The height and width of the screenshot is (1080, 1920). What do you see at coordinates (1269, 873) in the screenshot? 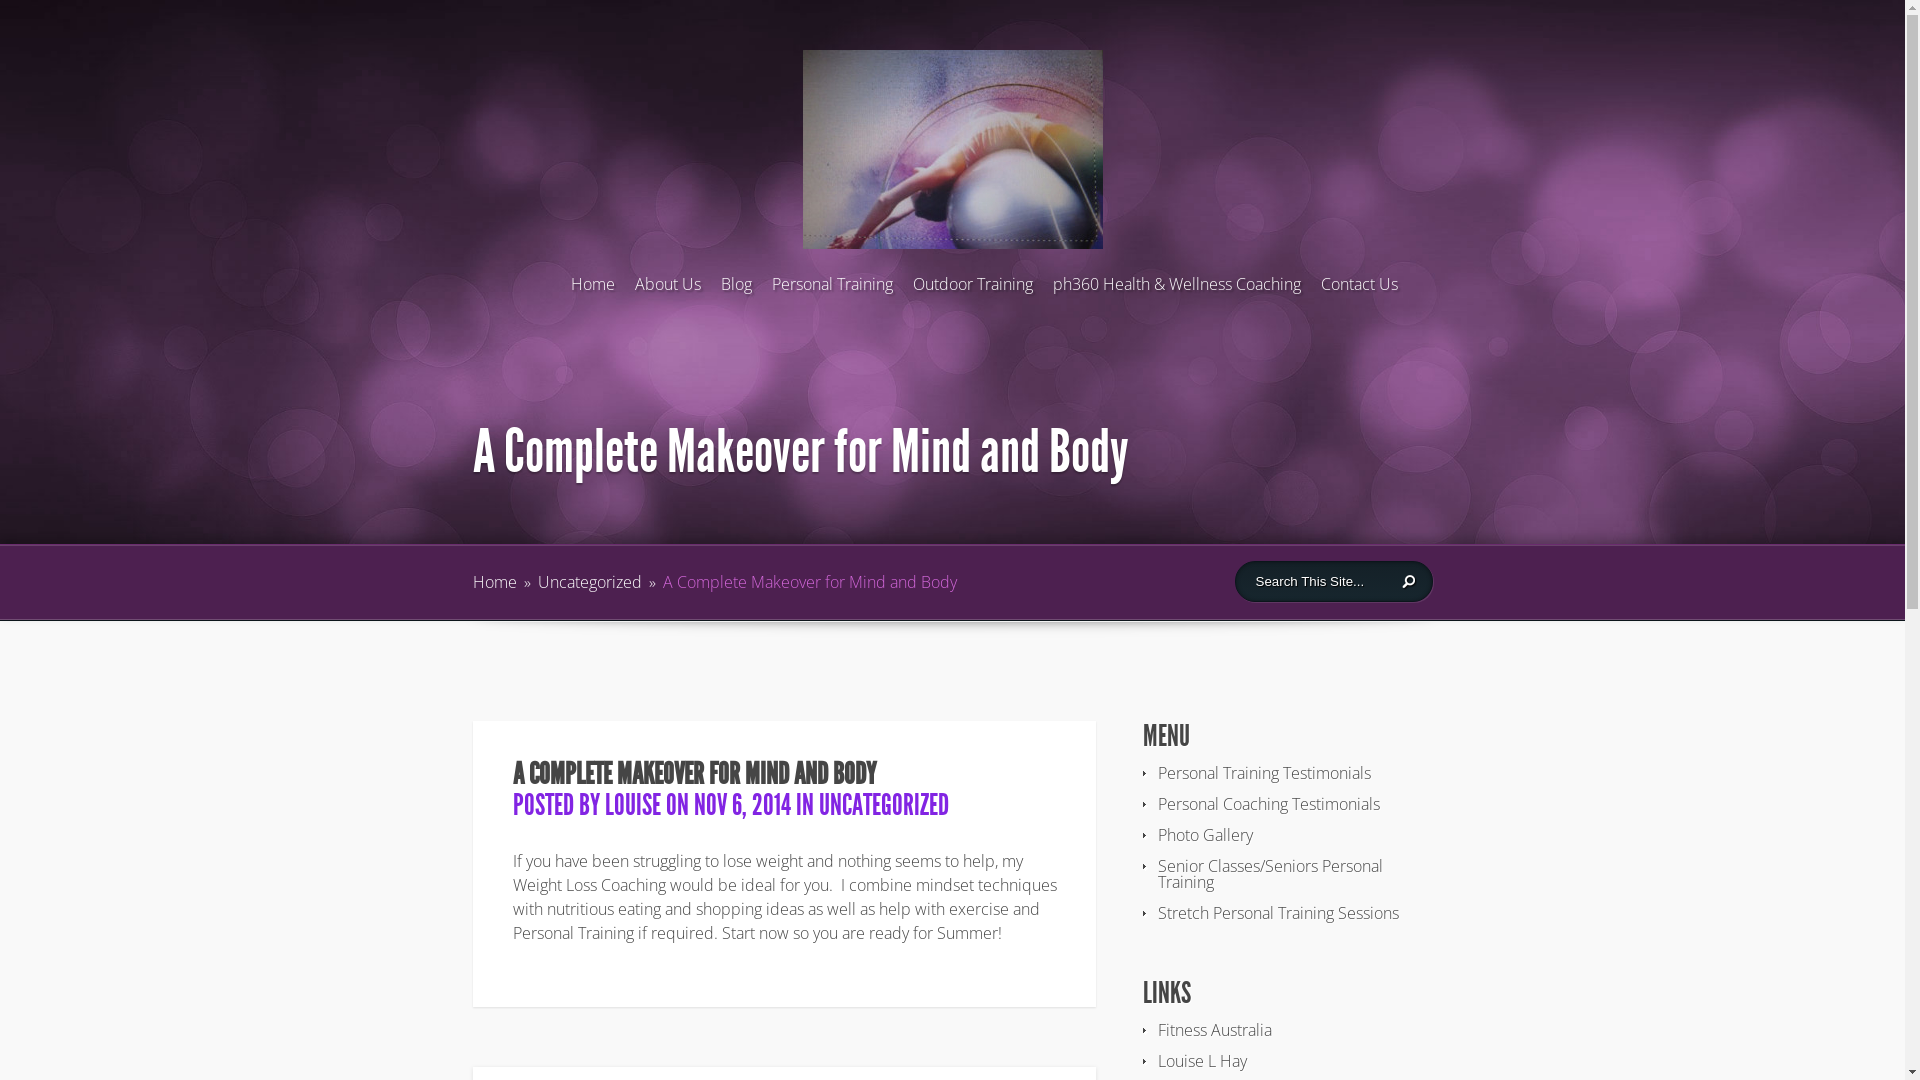
I see `'Senior Classes/Seniors Personal Training'` at bounding box center [1269, 873].